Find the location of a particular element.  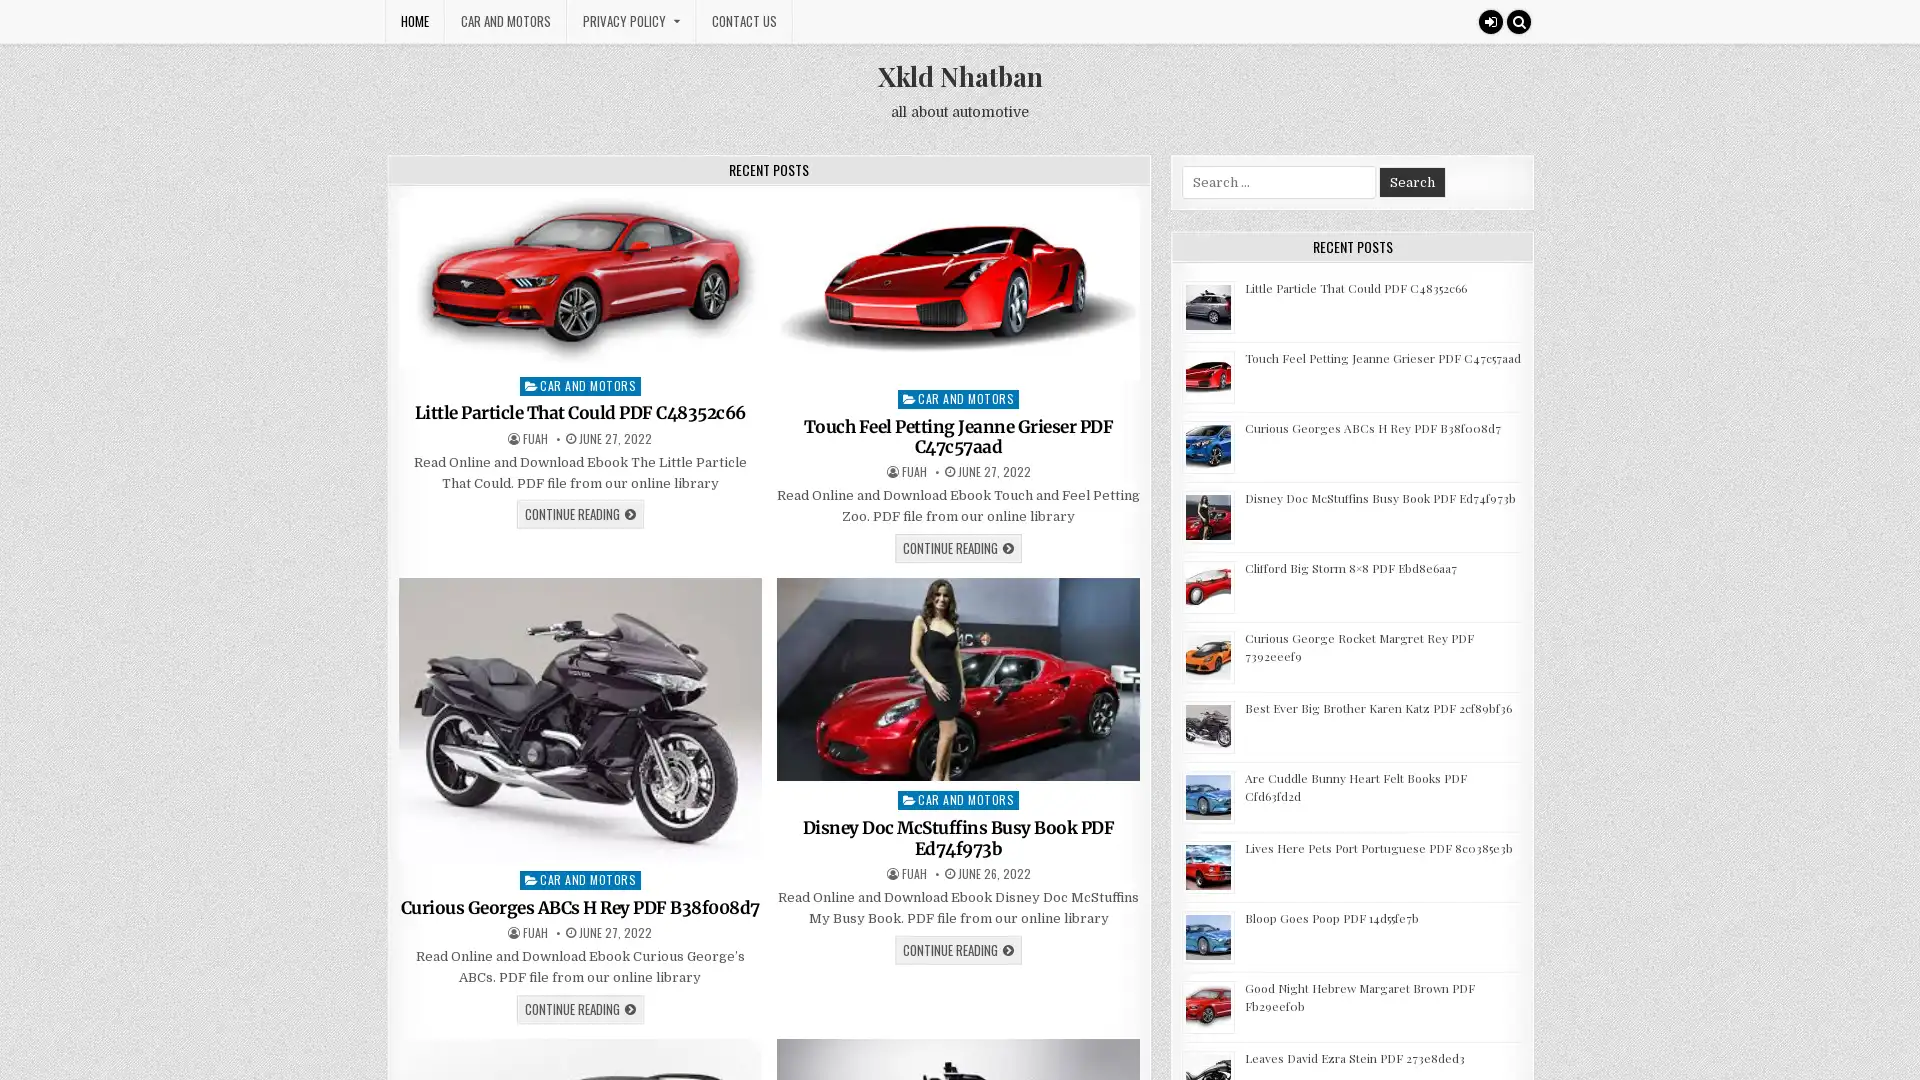

Search is located at coordinates (1411, 182).